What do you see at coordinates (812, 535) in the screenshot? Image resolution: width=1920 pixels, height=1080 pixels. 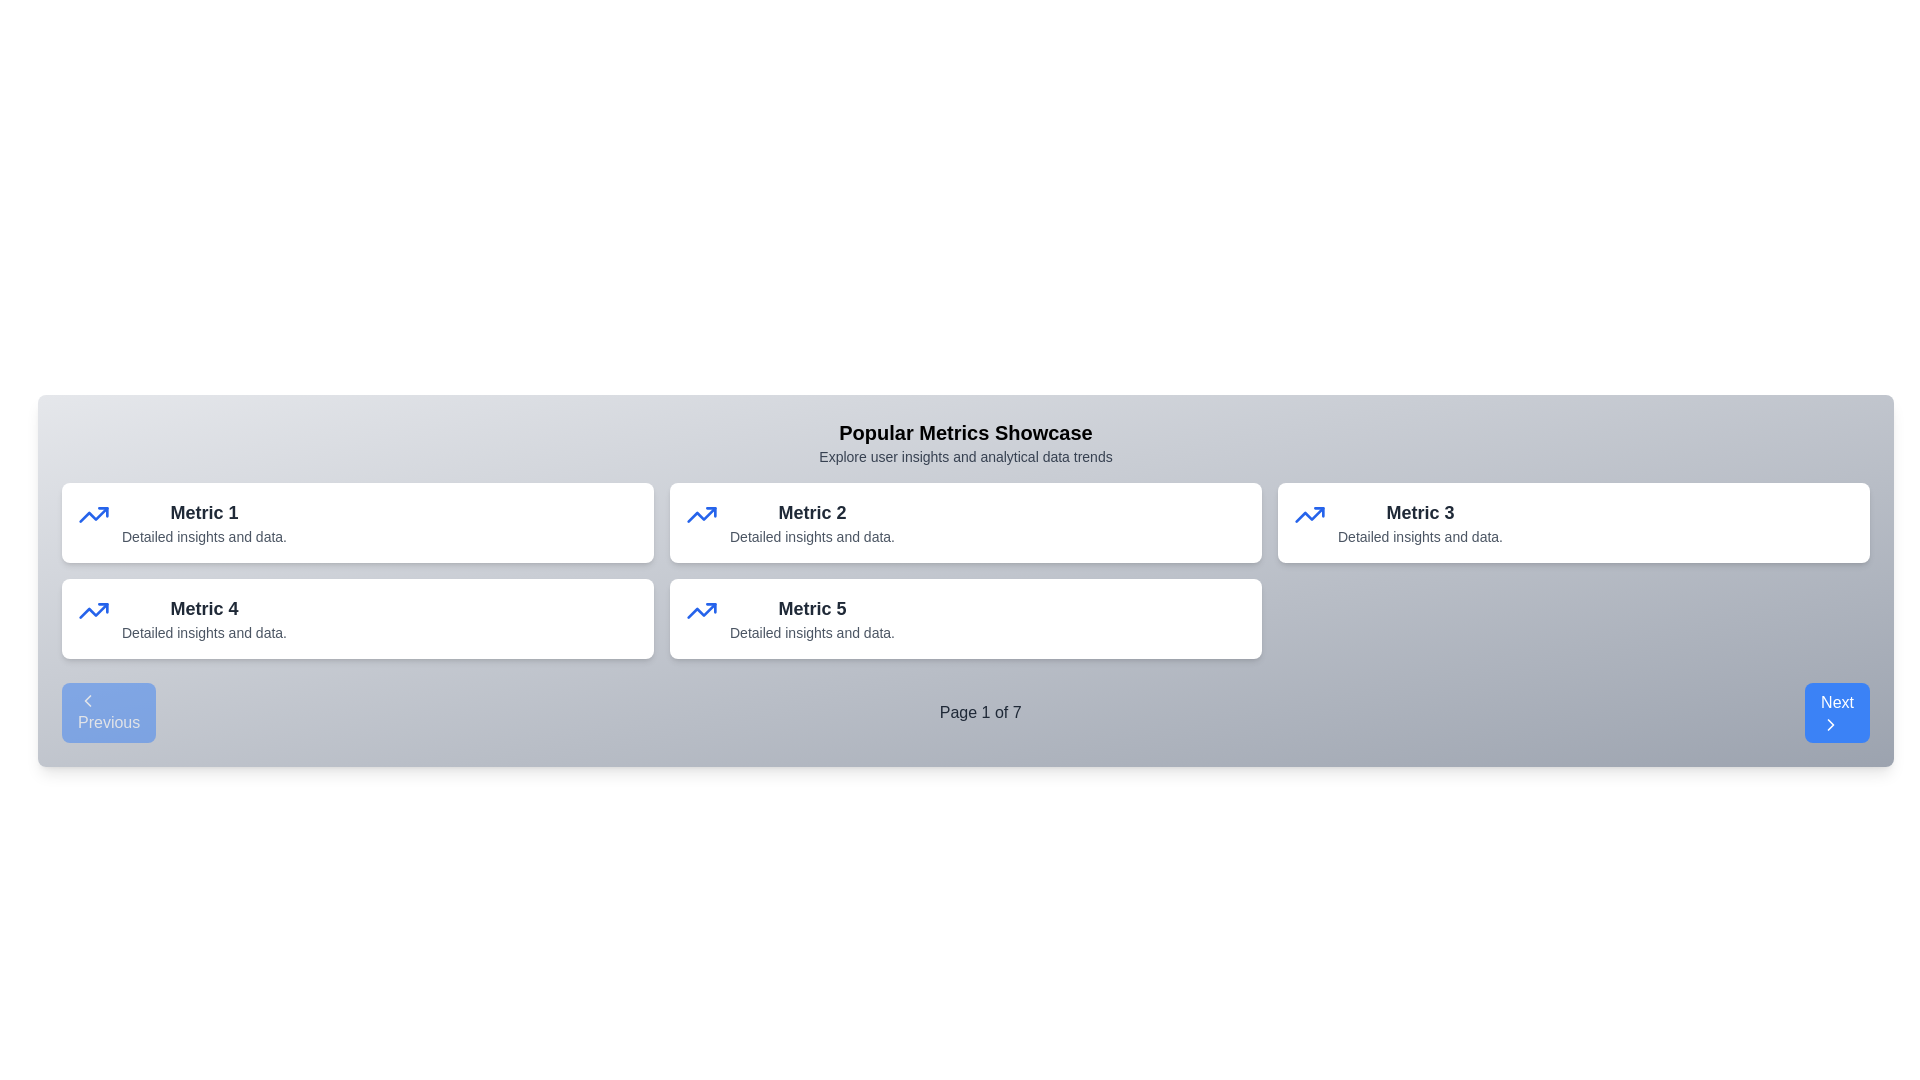 I see `descriptive text label located below the title of the 'Metric 2' card in the second column of the top row of cards` at bounding box center [812, 535].